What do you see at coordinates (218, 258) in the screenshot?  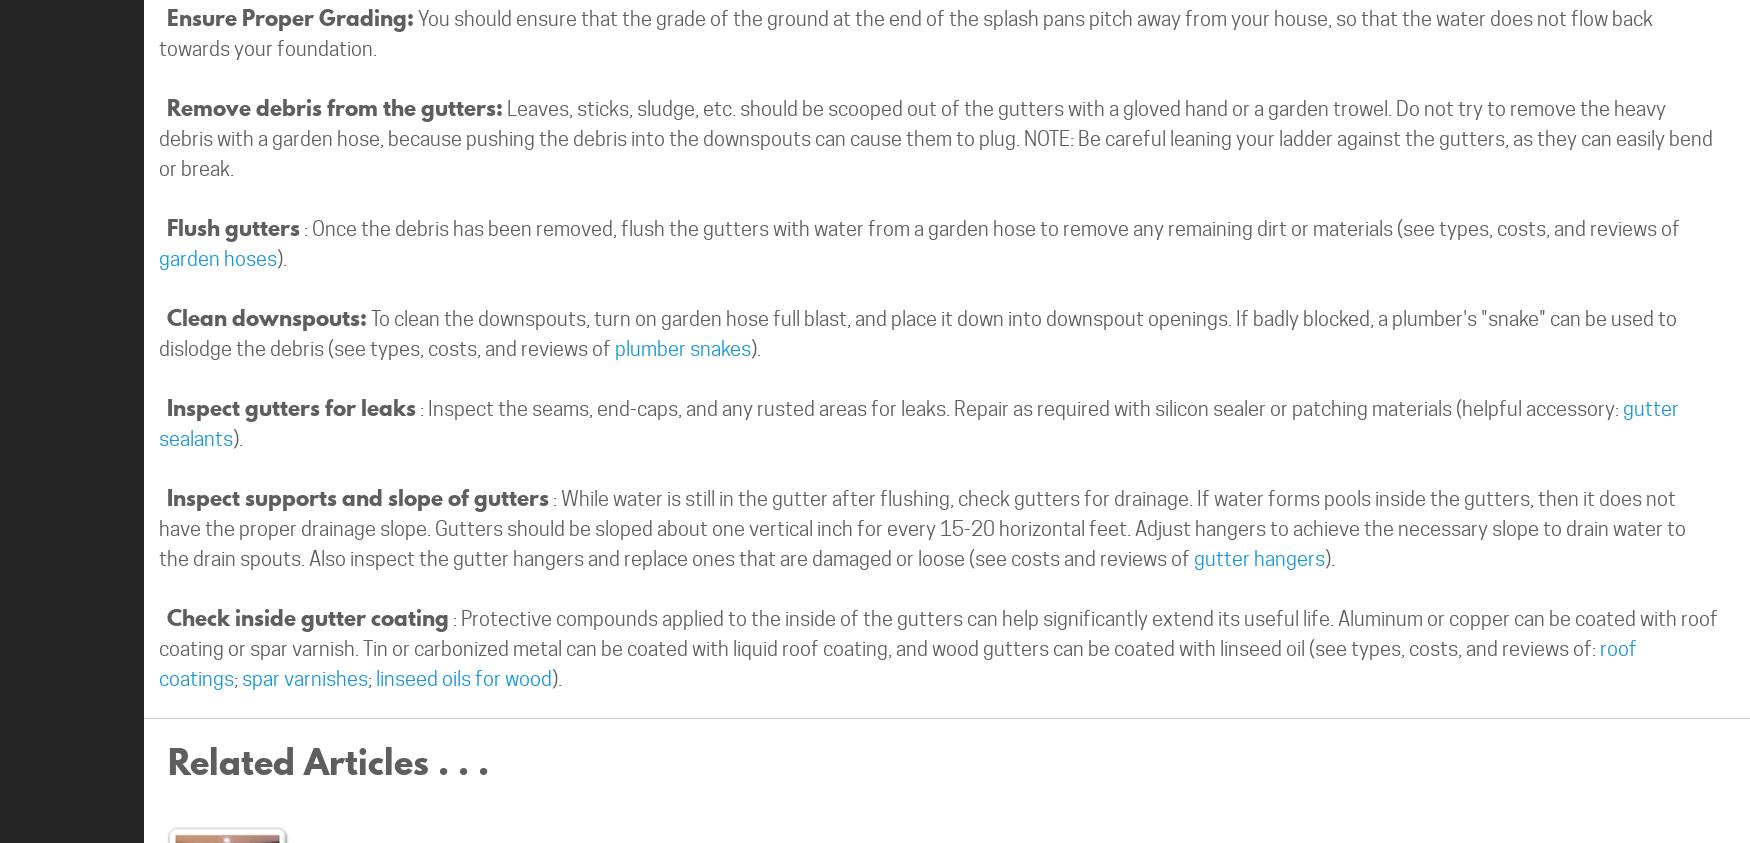 I see `'garden hoses'` at bounding box center [218, 258].